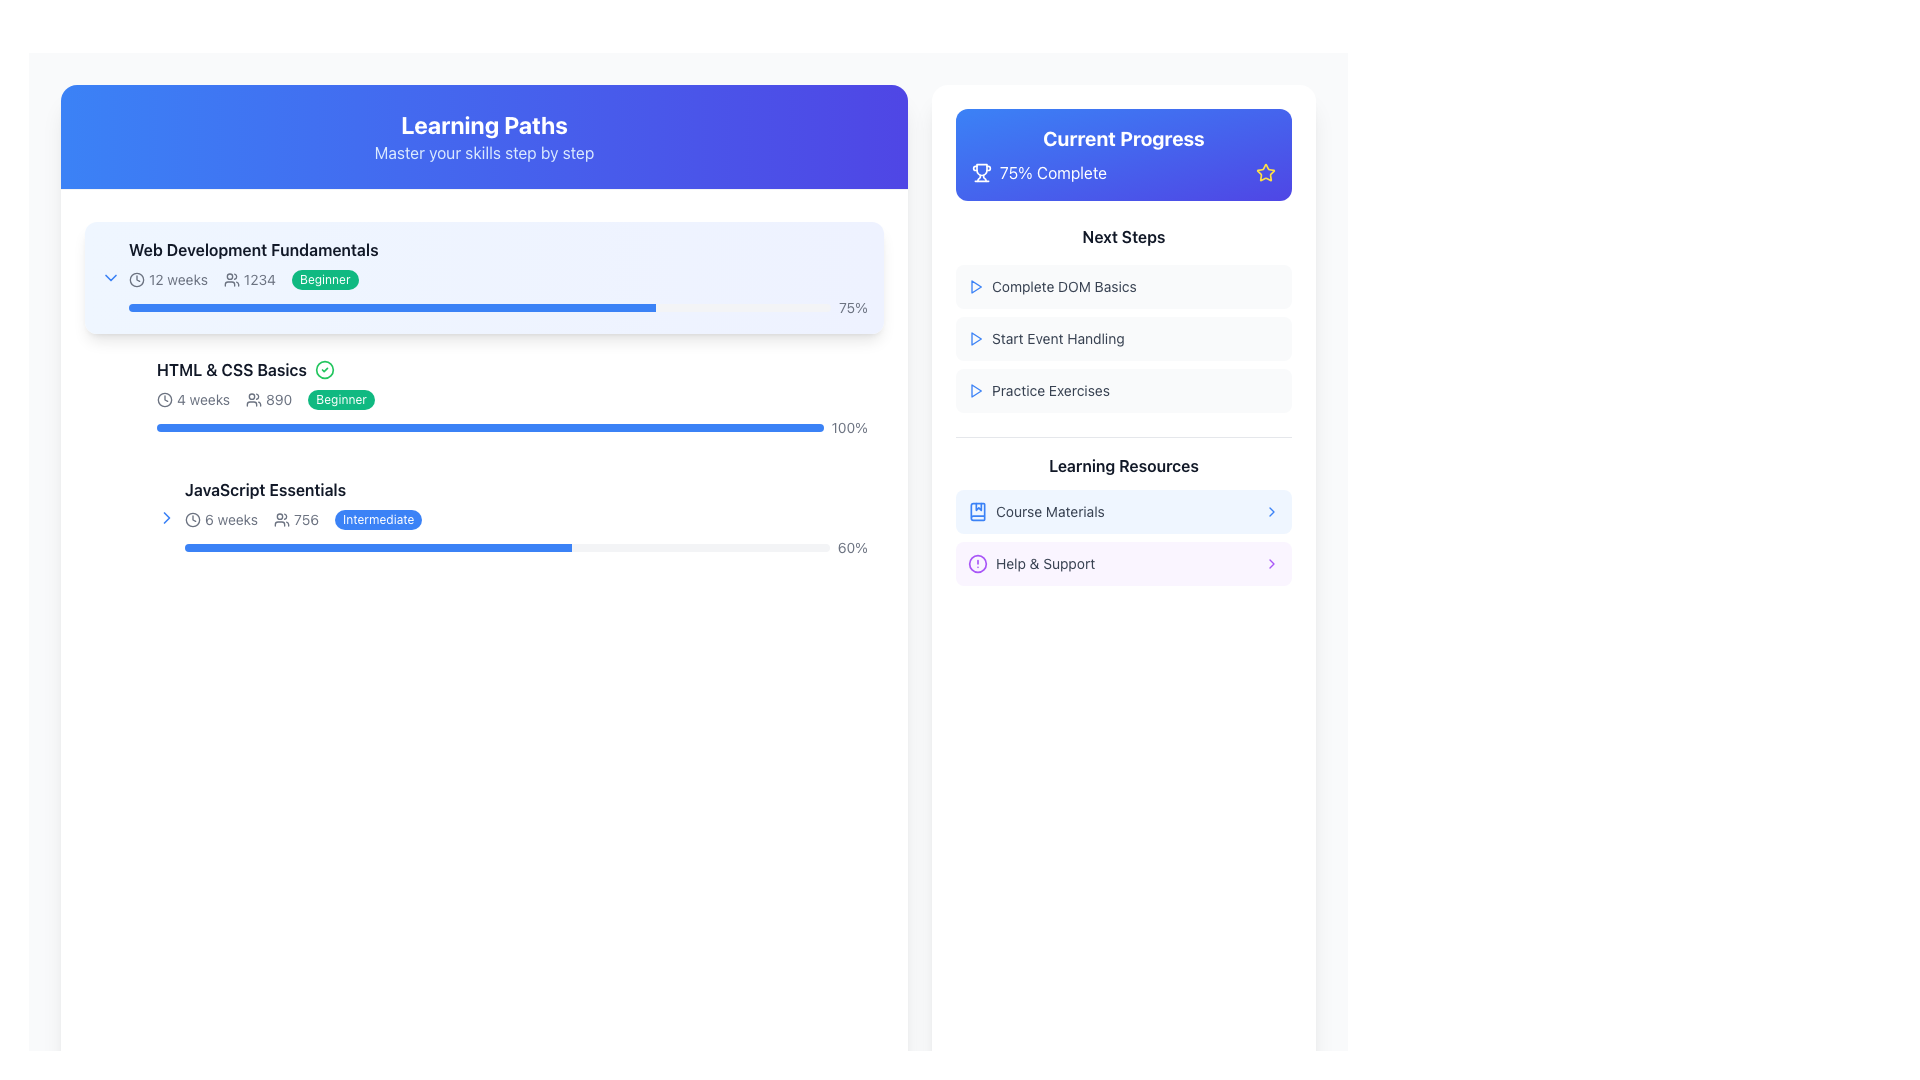 Image resolution: width=1920 pixels, height=1080 pixels. I want to click on the small pill-shaped label with a green background and white text displaying 'Beginner', located in the 'HTML & CSS Basics' section, to the right of '890', so click(341, 400).